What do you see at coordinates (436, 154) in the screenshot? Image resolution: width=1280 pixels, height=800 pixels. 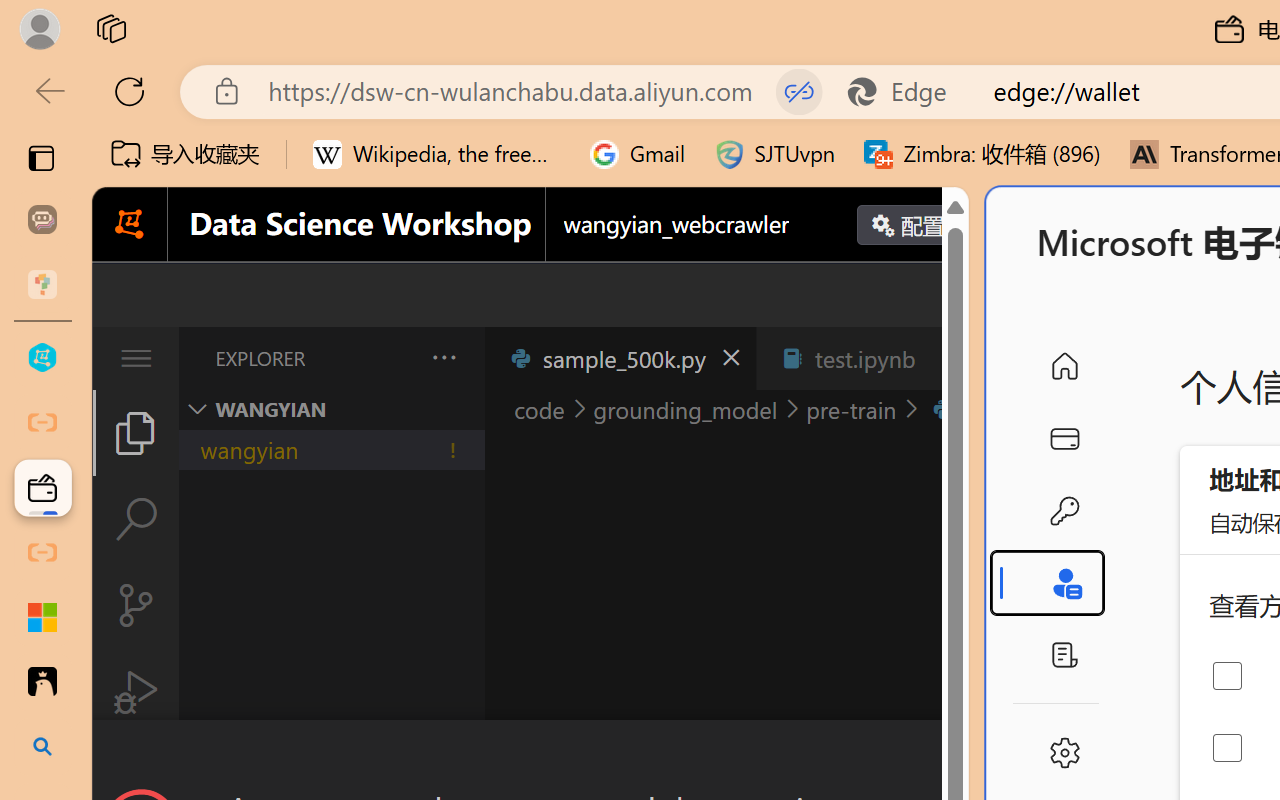 I see `'Wikipedia, the free encyclopedia'` at bounding box center [436, 154].